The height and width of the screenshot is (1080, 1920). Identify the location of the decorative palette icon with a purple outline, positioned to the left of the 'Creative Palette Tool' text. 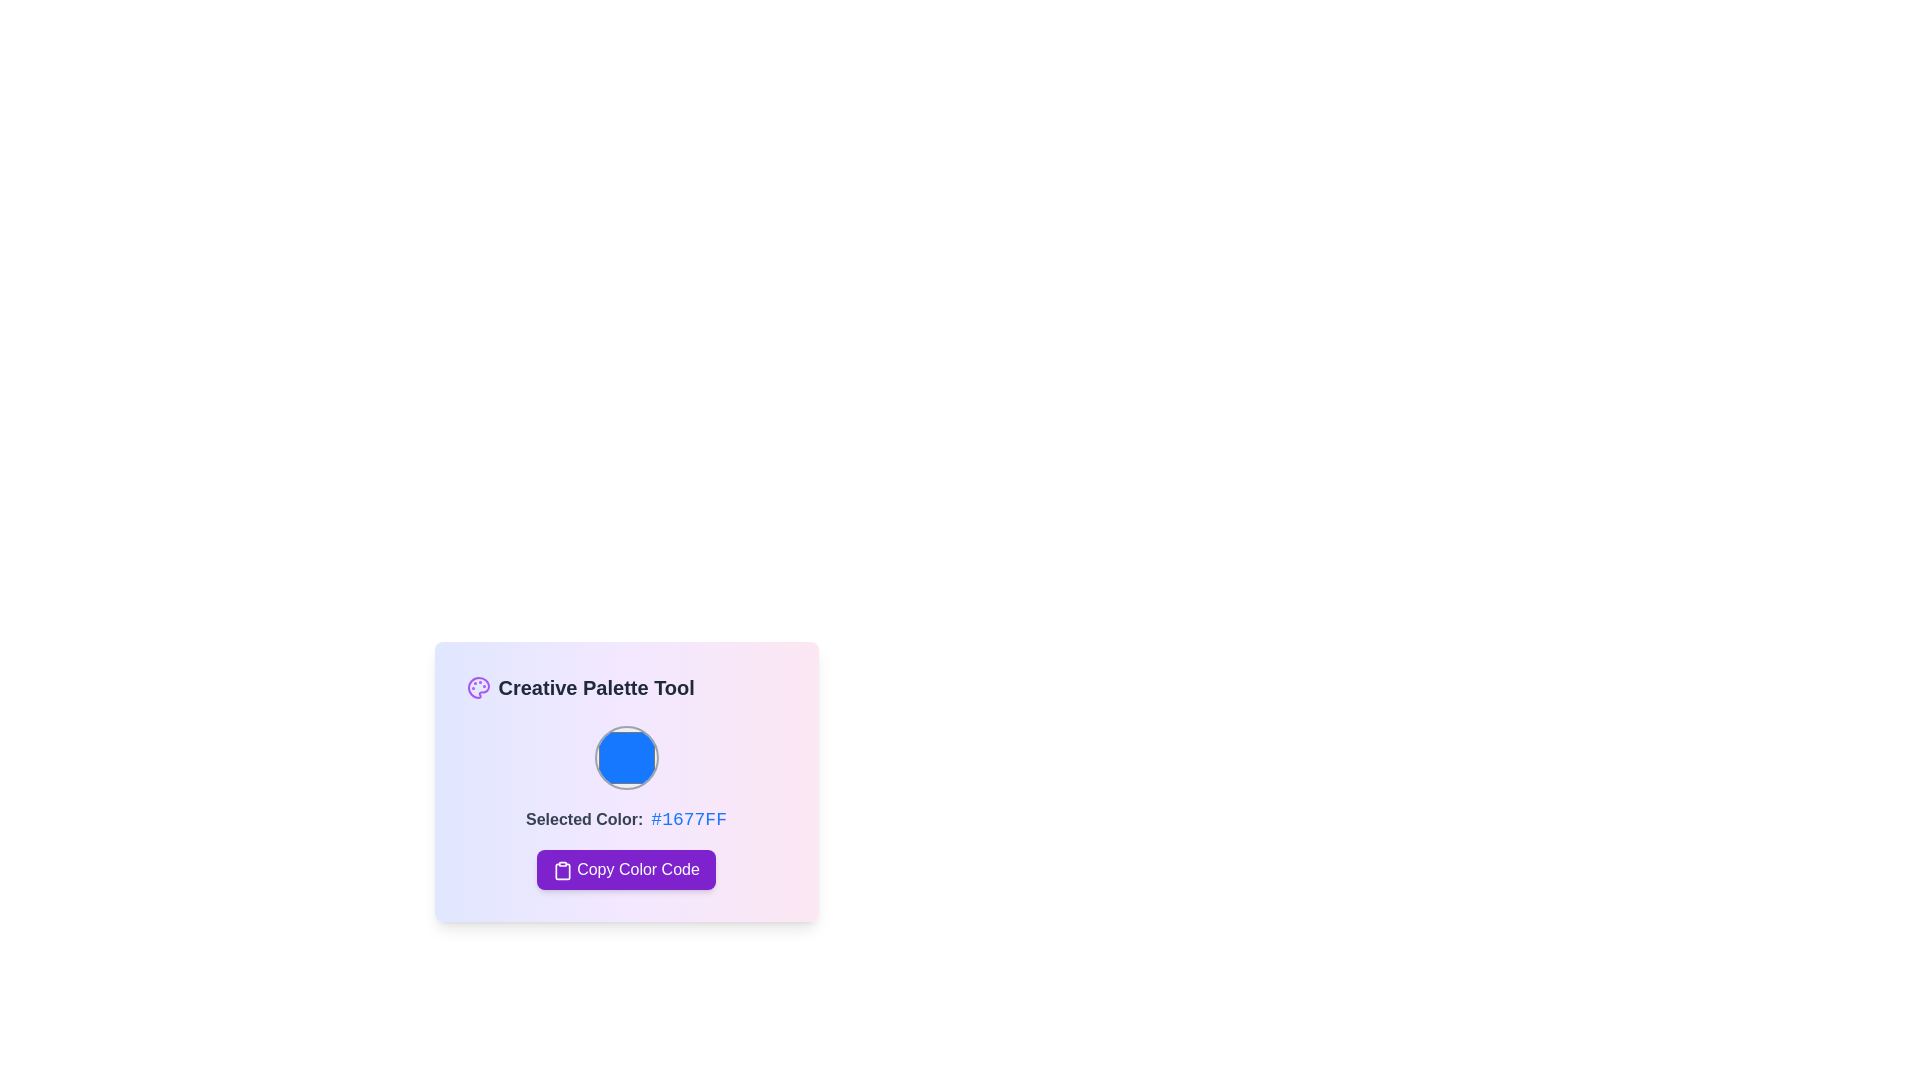
(477, 686).